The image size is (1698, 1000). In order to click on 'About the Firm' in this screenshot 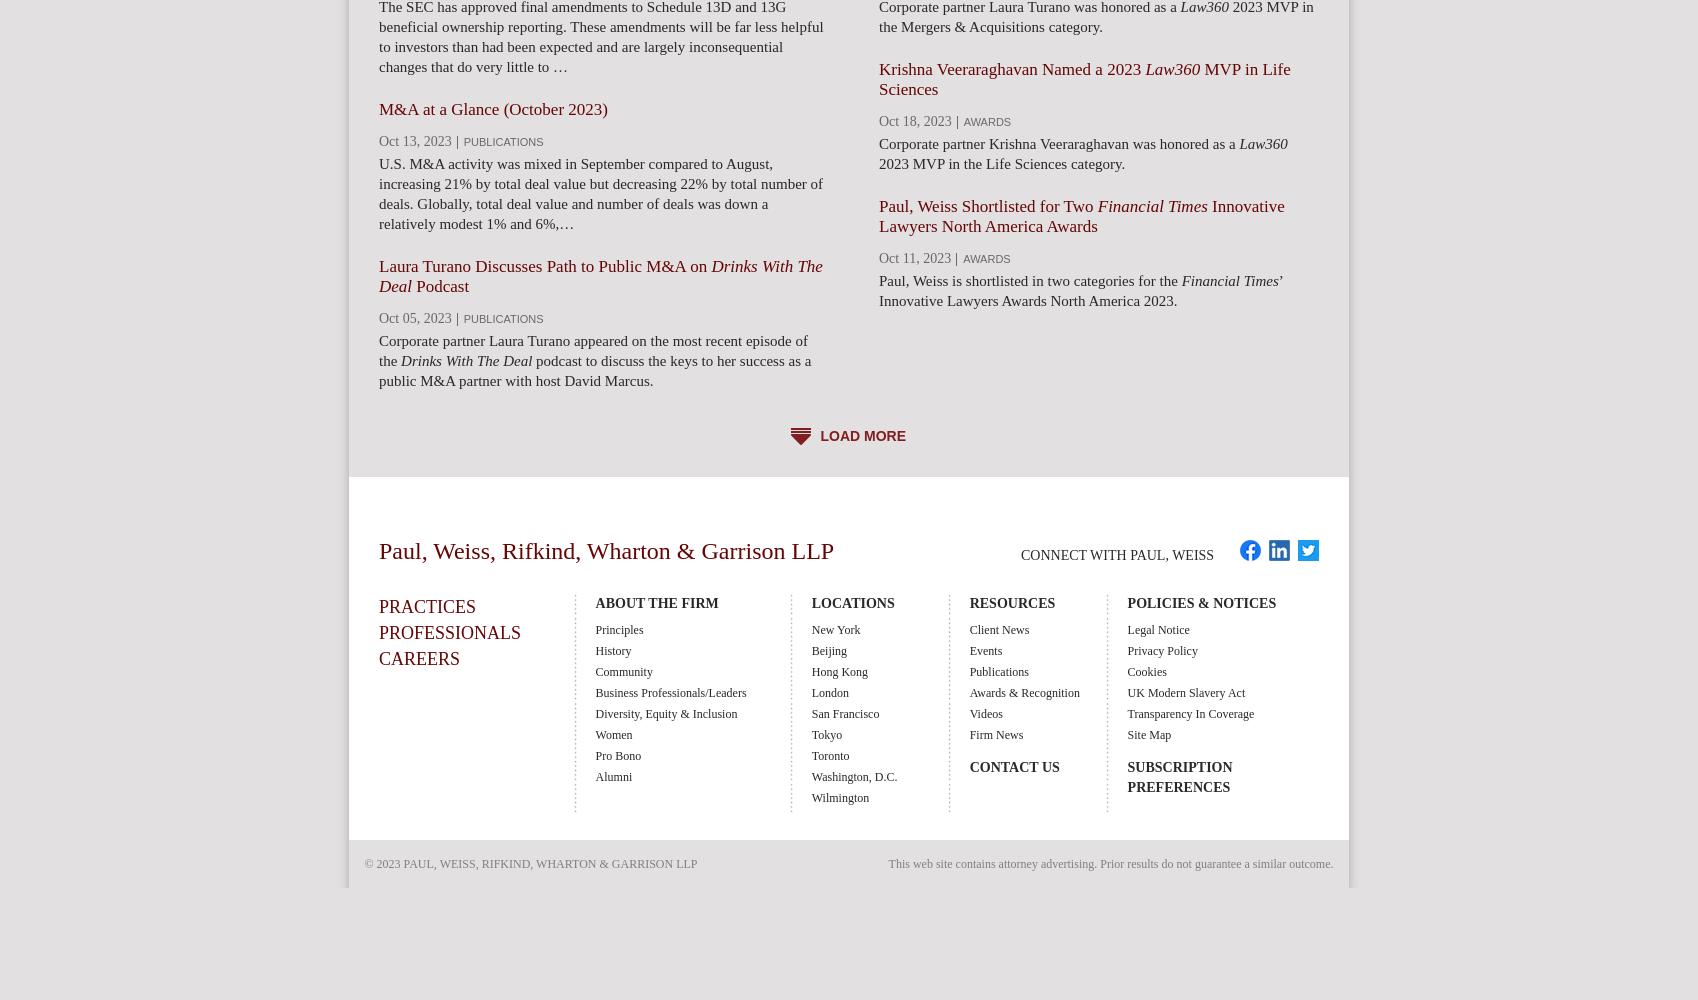, I will do `click(655, 602)`.